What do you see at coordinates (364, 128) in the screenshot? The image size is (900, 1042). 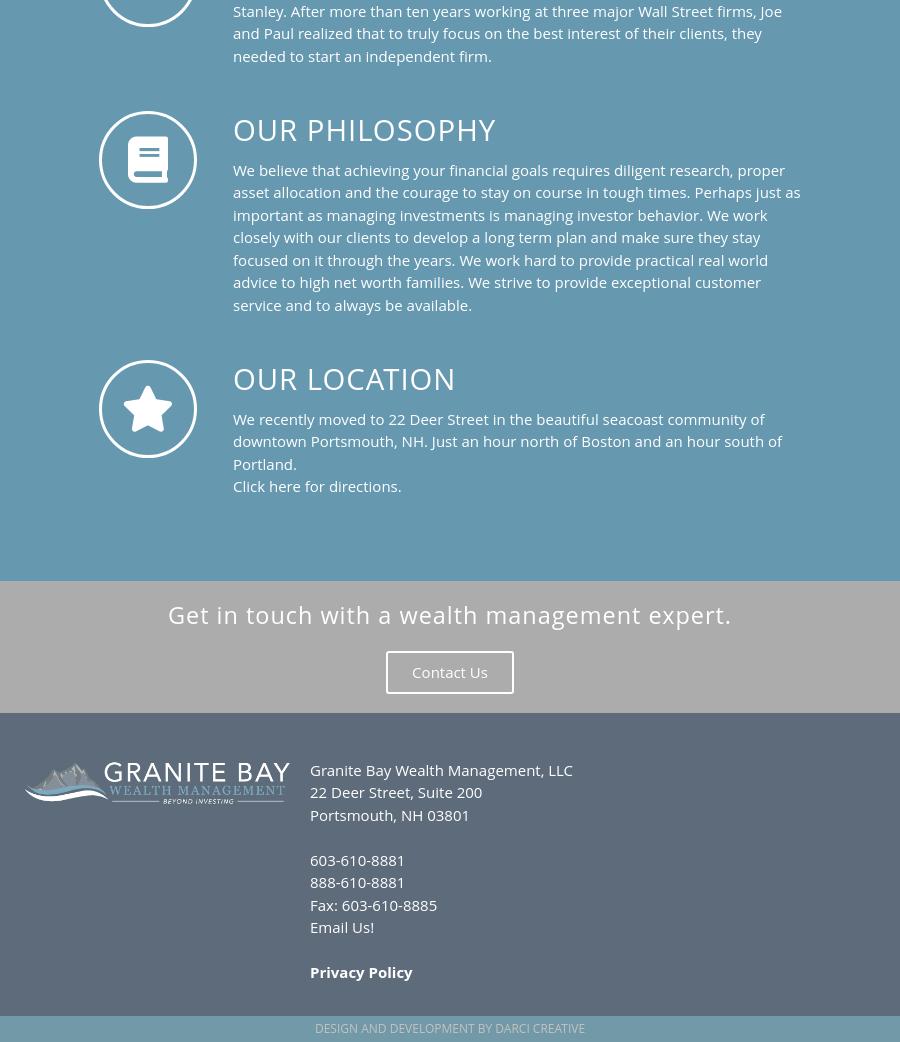 I see `'OUR PHILOSOPHY'` at bounding box center [364, 128].